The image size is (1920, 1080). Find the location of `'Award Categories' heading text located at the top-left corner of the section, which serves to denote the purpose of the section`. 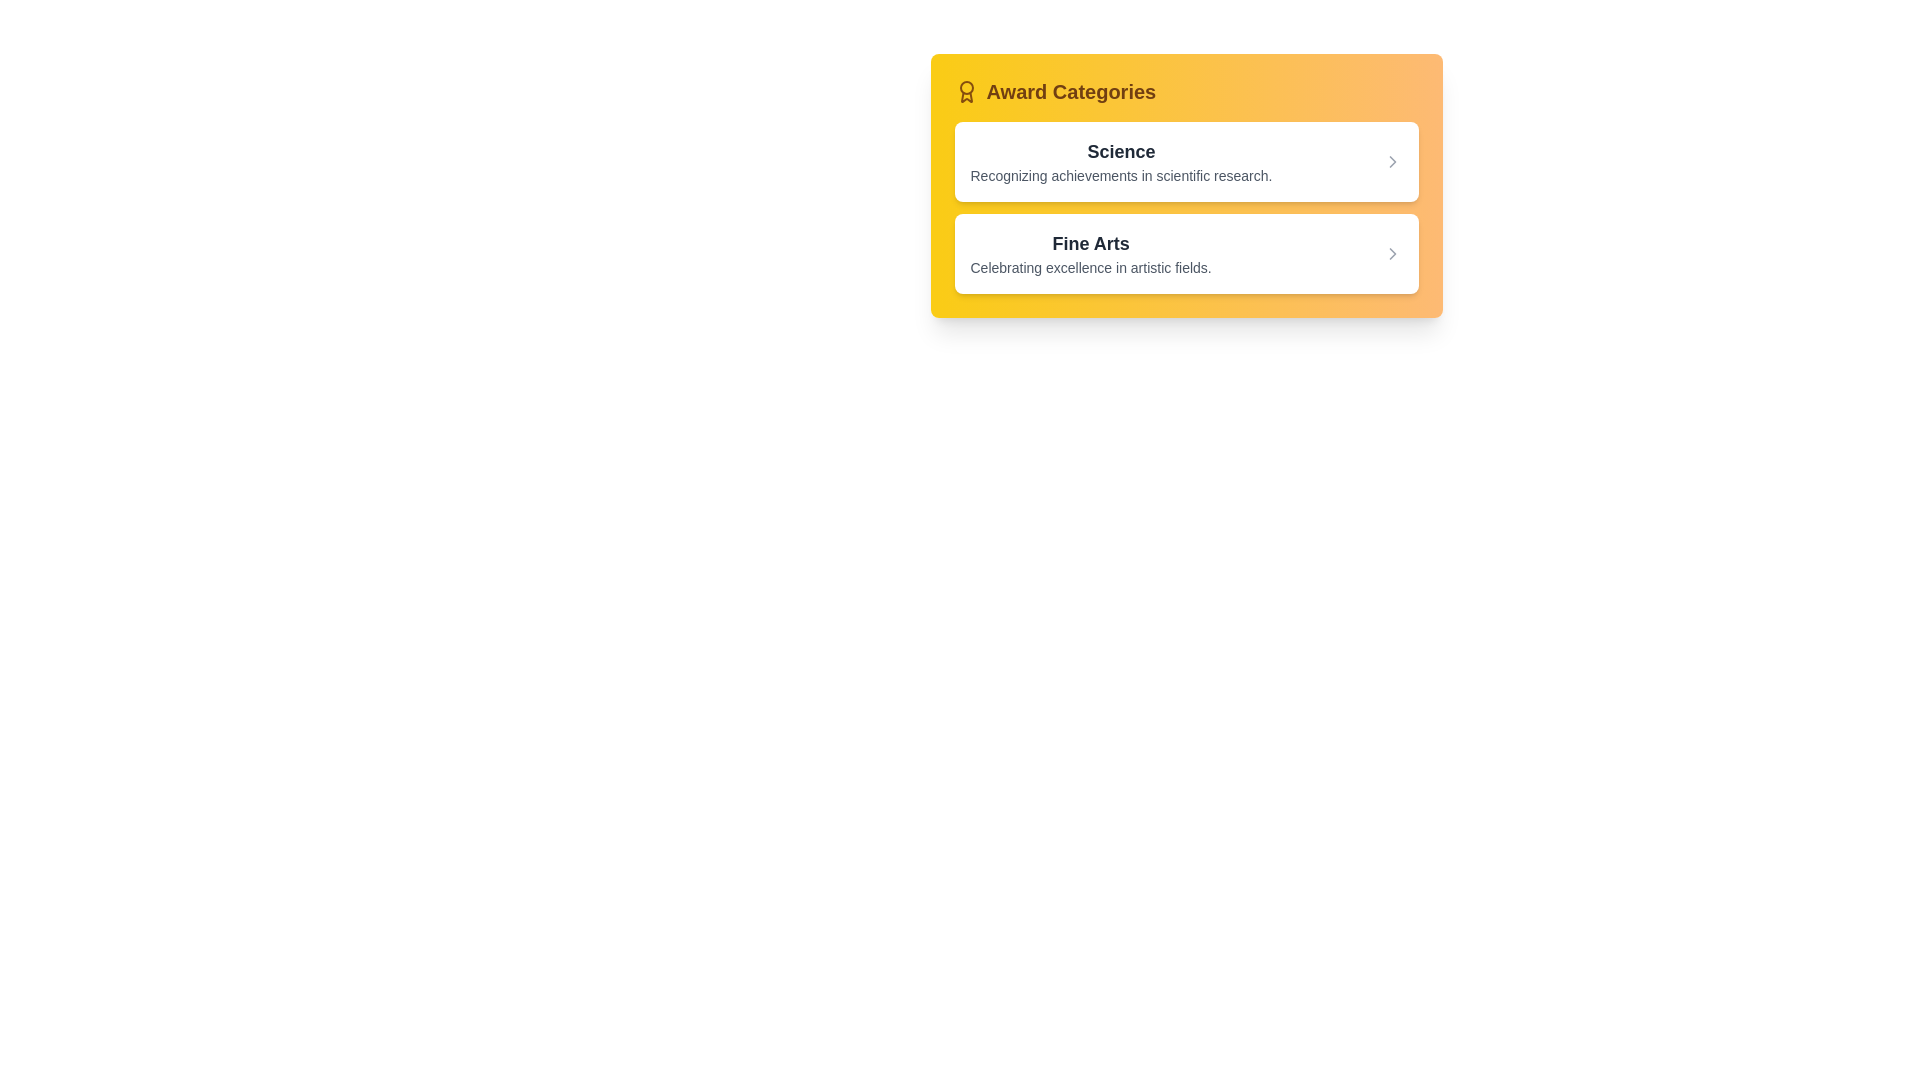

'Award Categories' heading text located at the top-left corner of the section, which serves to denote the purpose of the section is located at coordinates (1054, 92).